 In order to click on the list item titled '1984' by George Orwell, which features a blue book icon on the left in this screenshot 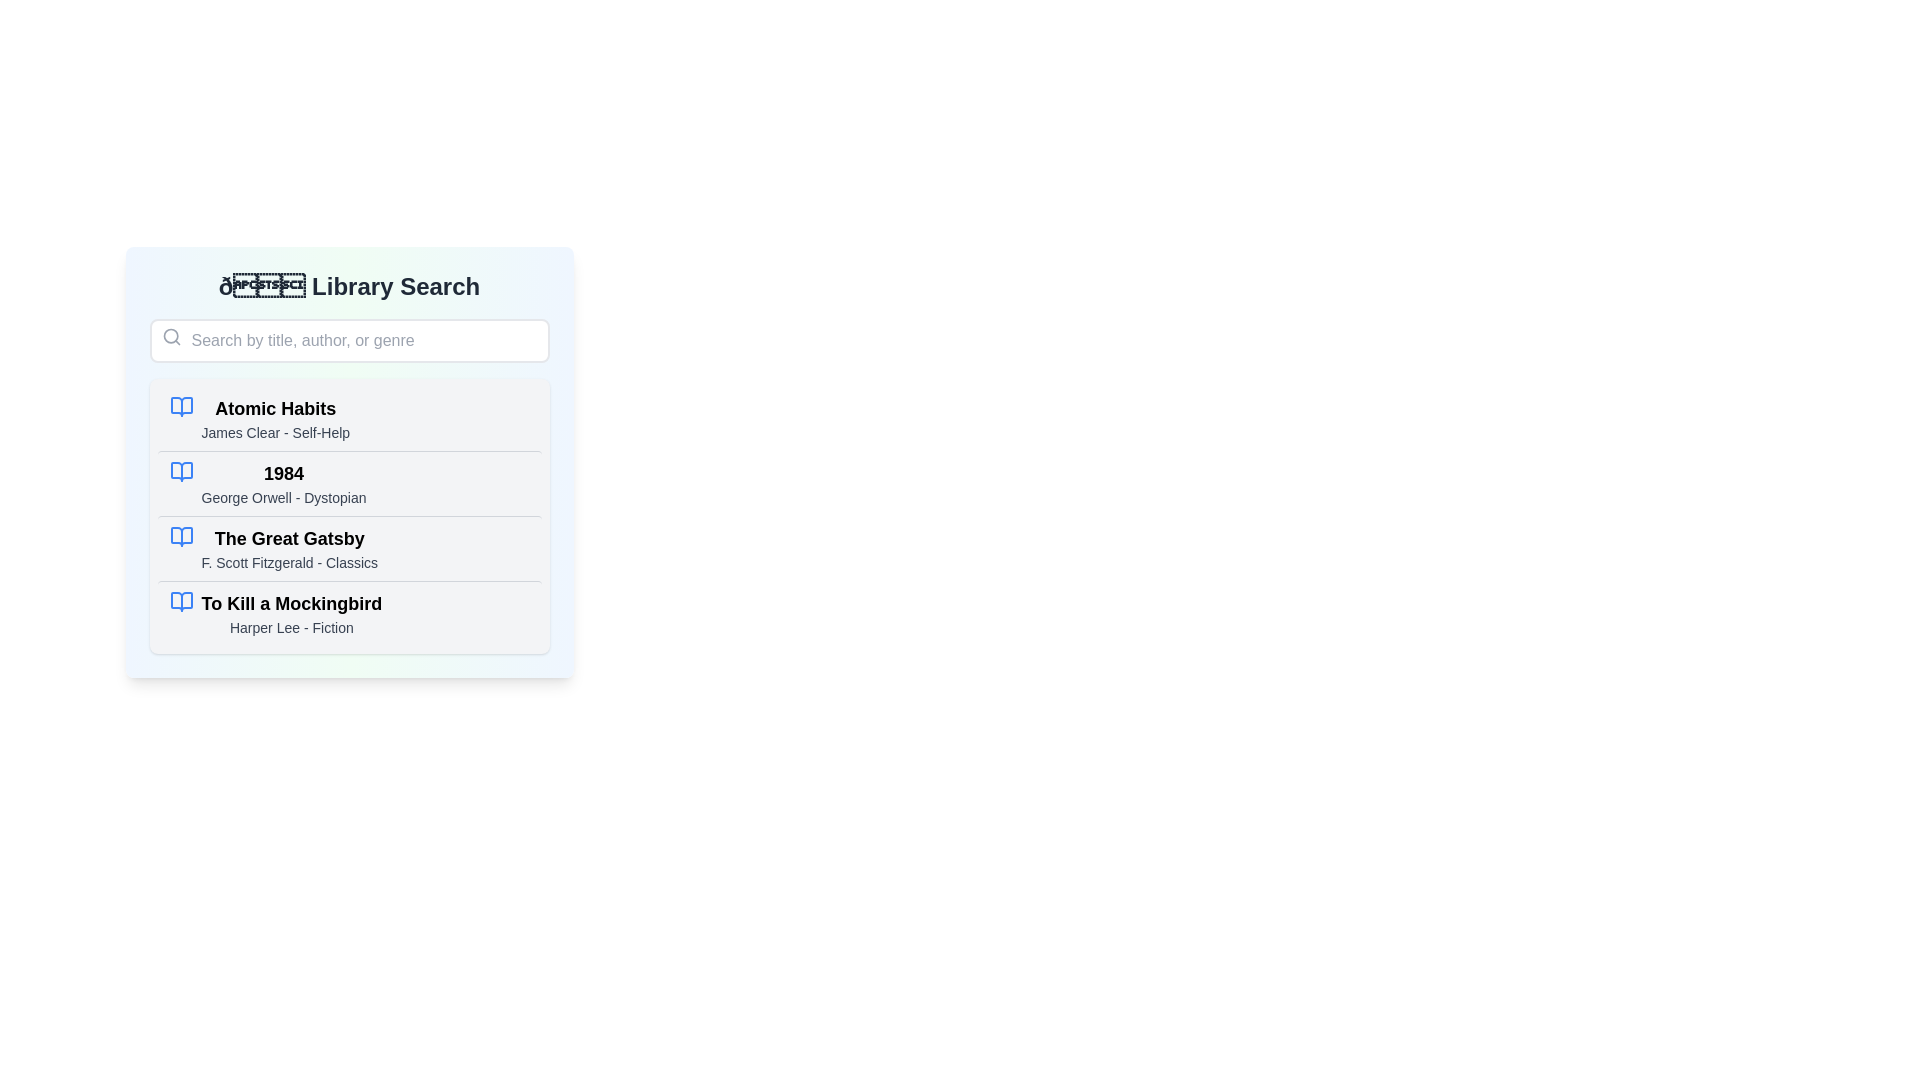, I will do `click(349, 483)`.